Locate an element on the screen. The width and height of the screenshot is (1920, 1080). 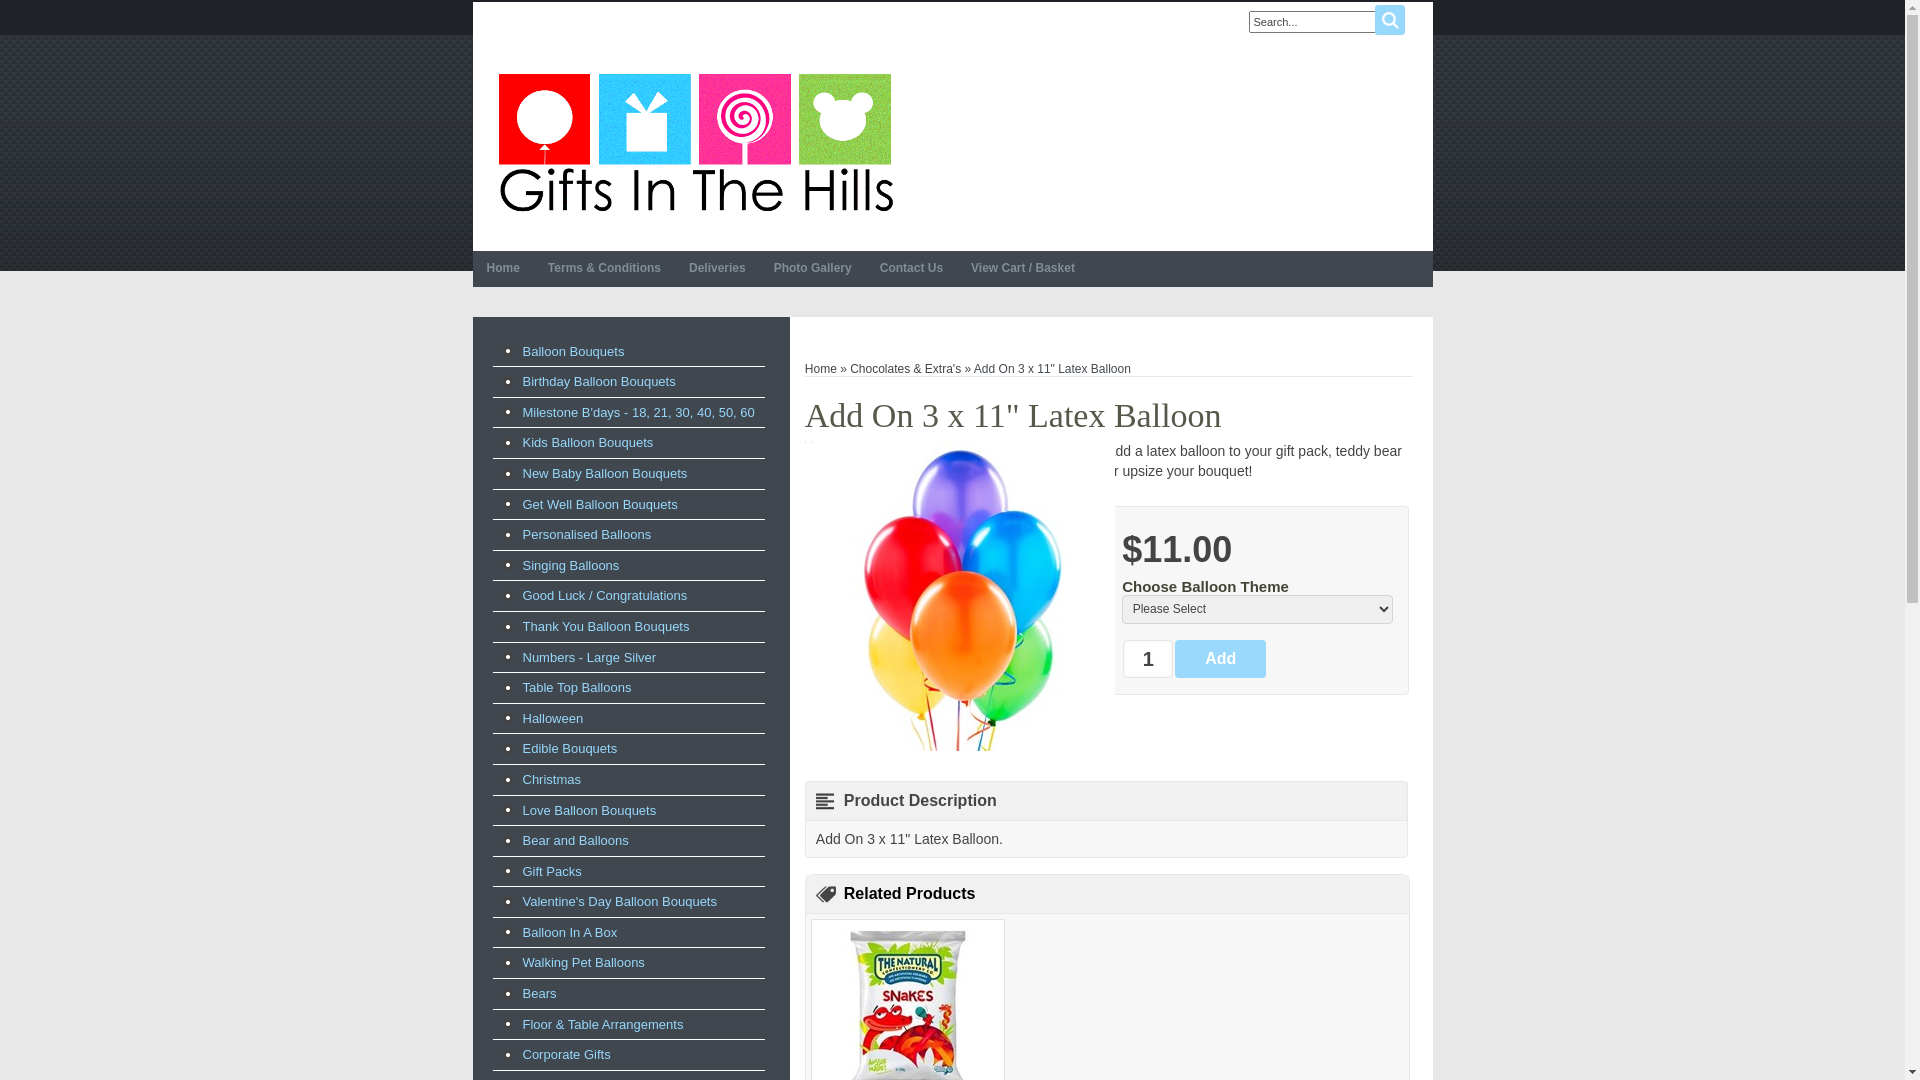
'Photo Gallery' is located at coordinates (758, 268).